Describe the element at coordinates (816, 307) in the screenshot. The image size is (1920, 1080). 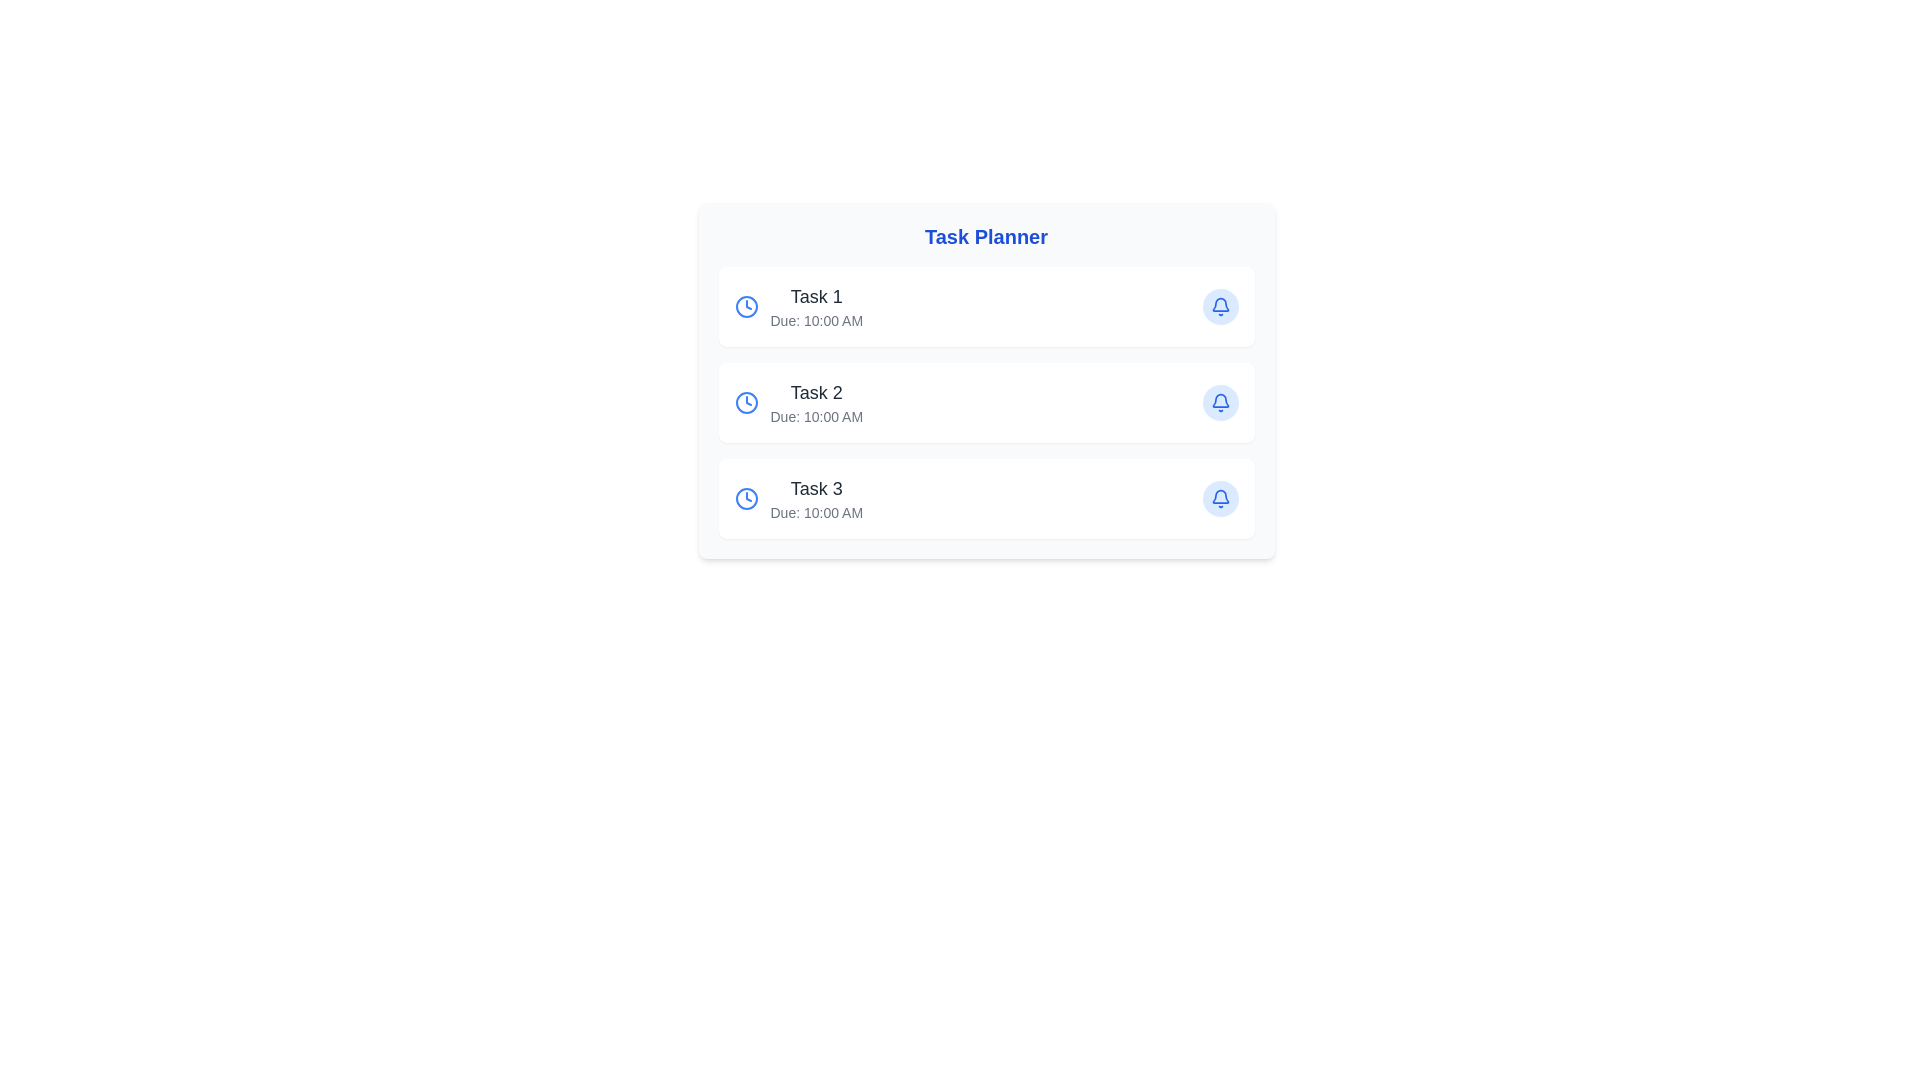
I see `text within the first Text block of the 'Task Planner' card layout that displays task information including title and due time` at that location.